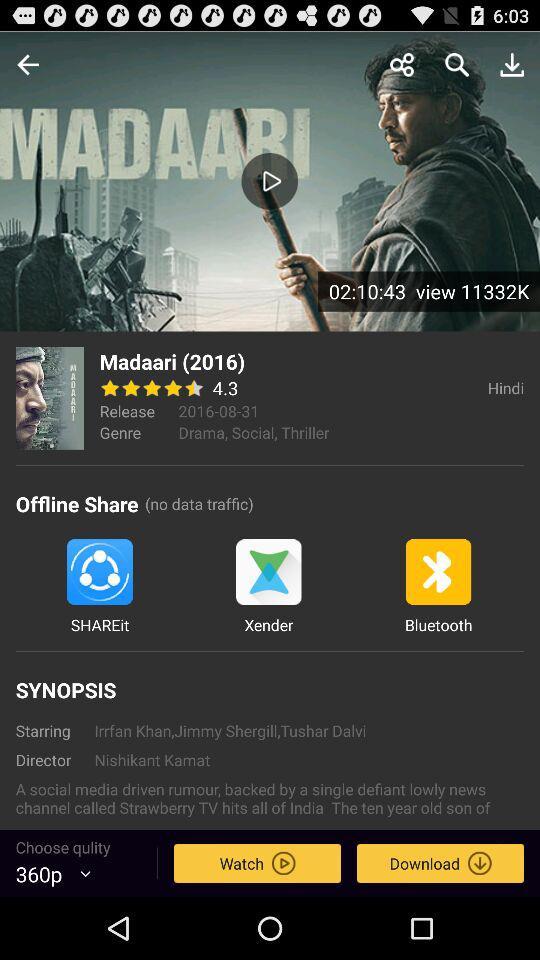 The image size is (540, 960). I want to click on bluetooth option next to xender option, so click(437, 587).